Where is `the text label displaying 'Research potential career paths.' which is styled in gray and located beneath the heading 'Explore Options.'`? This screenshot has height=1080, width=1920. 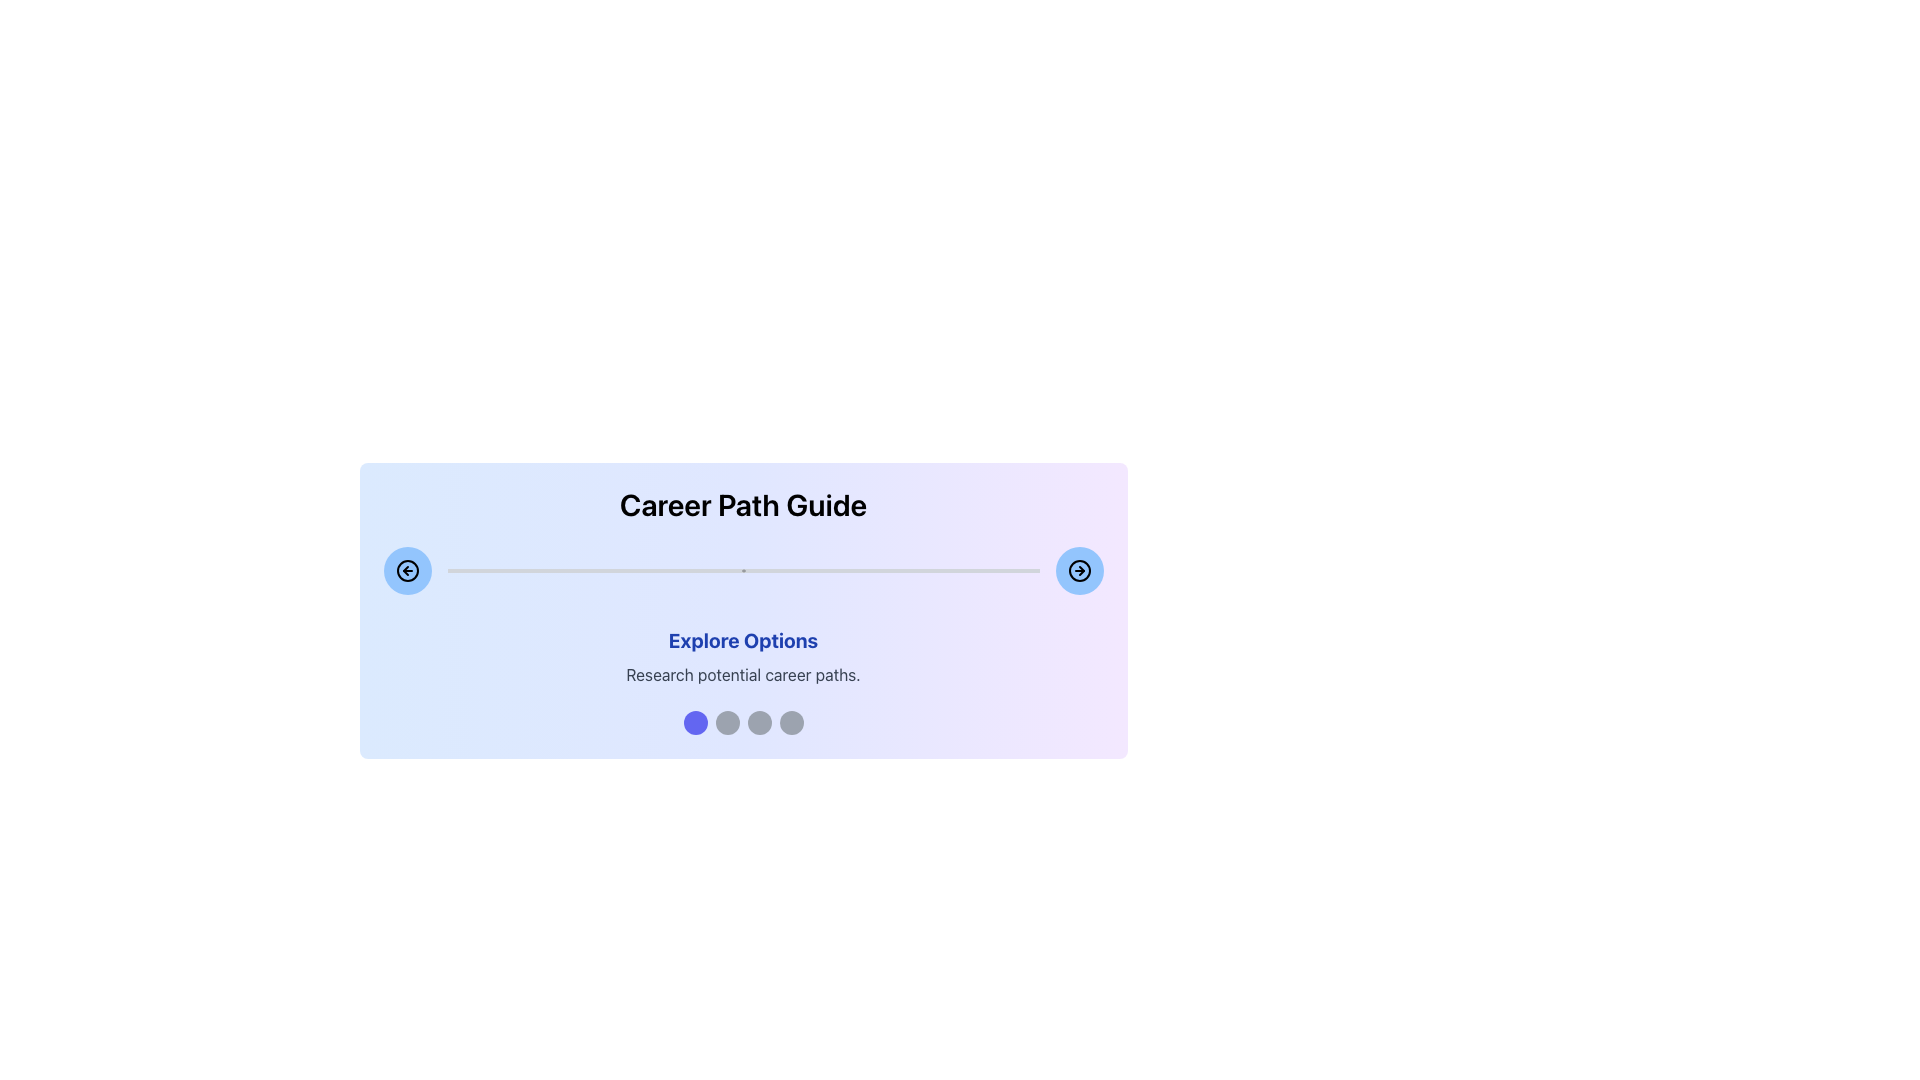
the text label displaying 'Research potential career paths.' which is styled in gray and located beneath the heading 'Explore Options.' is located at coordinates (742, 675).